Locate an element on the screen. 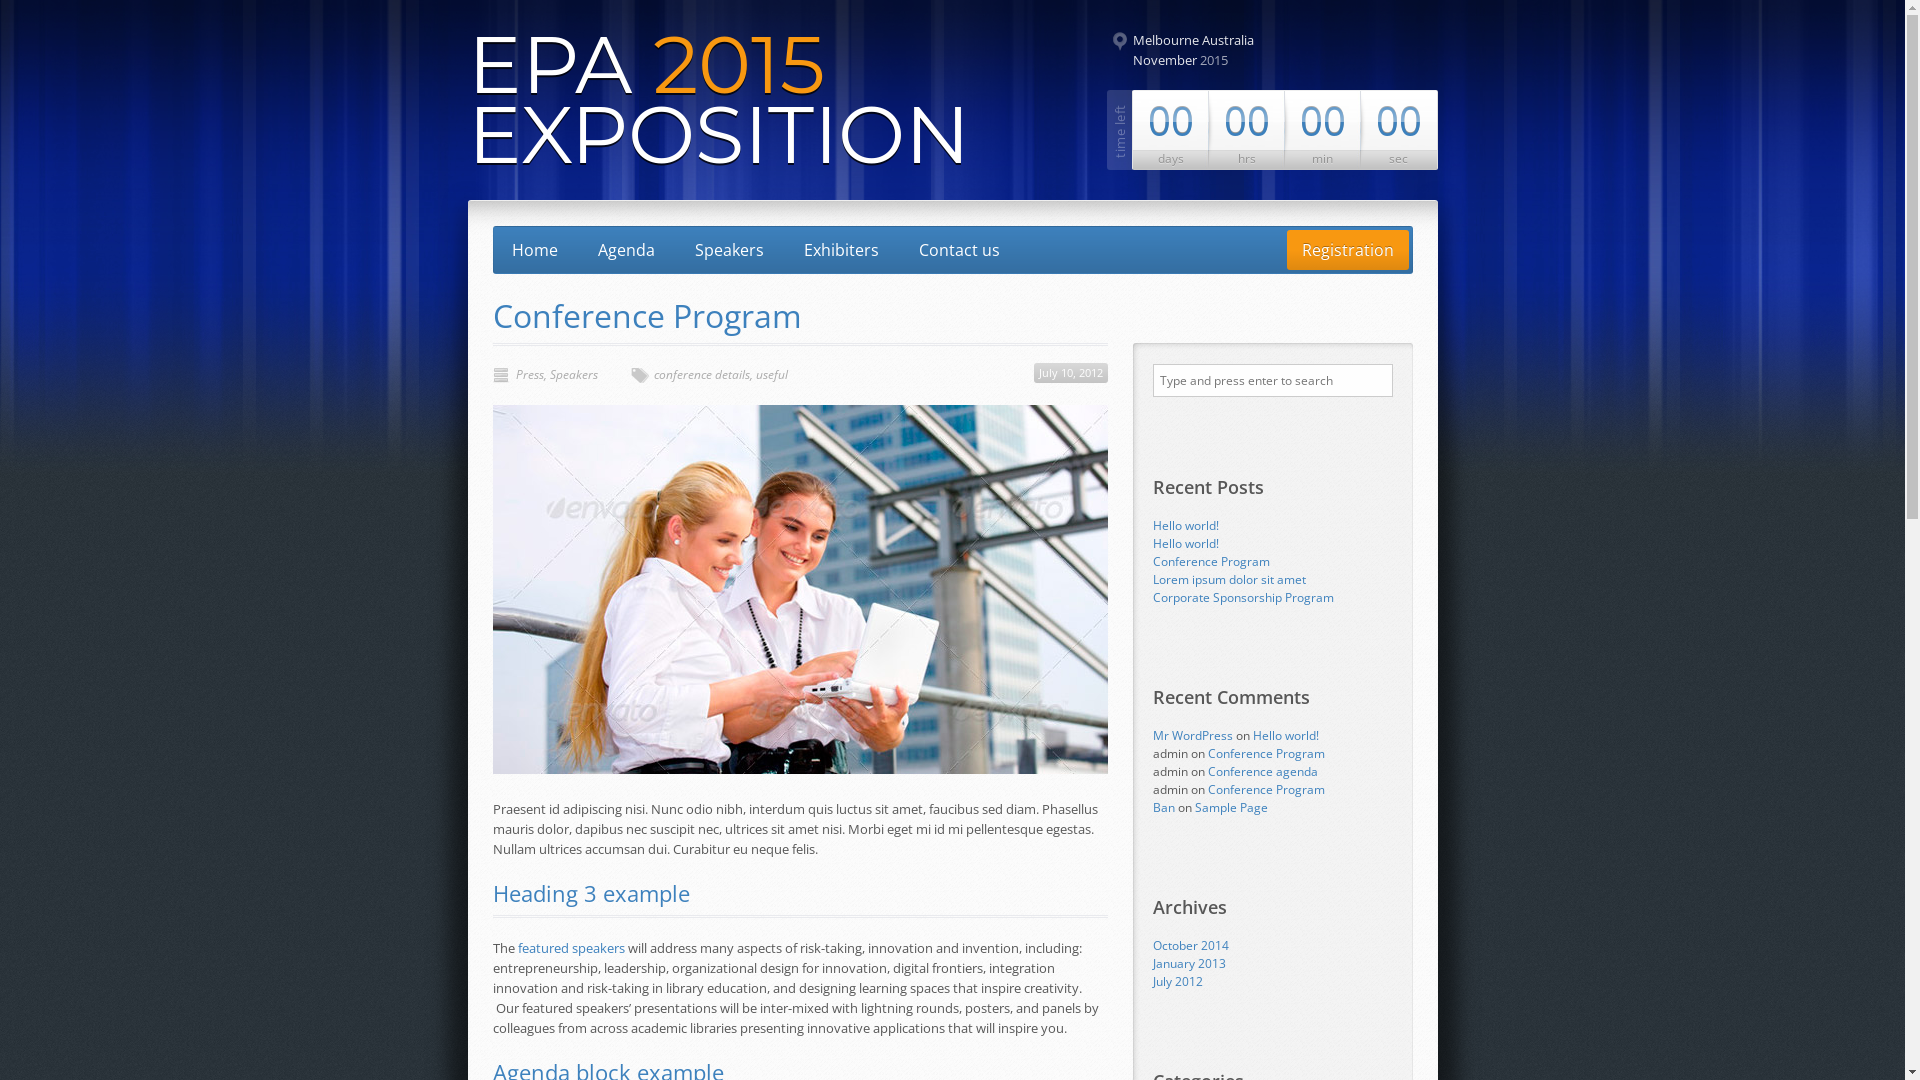 This screenshot has width=1920, height=1080. 'Agenda' is located at coordinates (624, 249).